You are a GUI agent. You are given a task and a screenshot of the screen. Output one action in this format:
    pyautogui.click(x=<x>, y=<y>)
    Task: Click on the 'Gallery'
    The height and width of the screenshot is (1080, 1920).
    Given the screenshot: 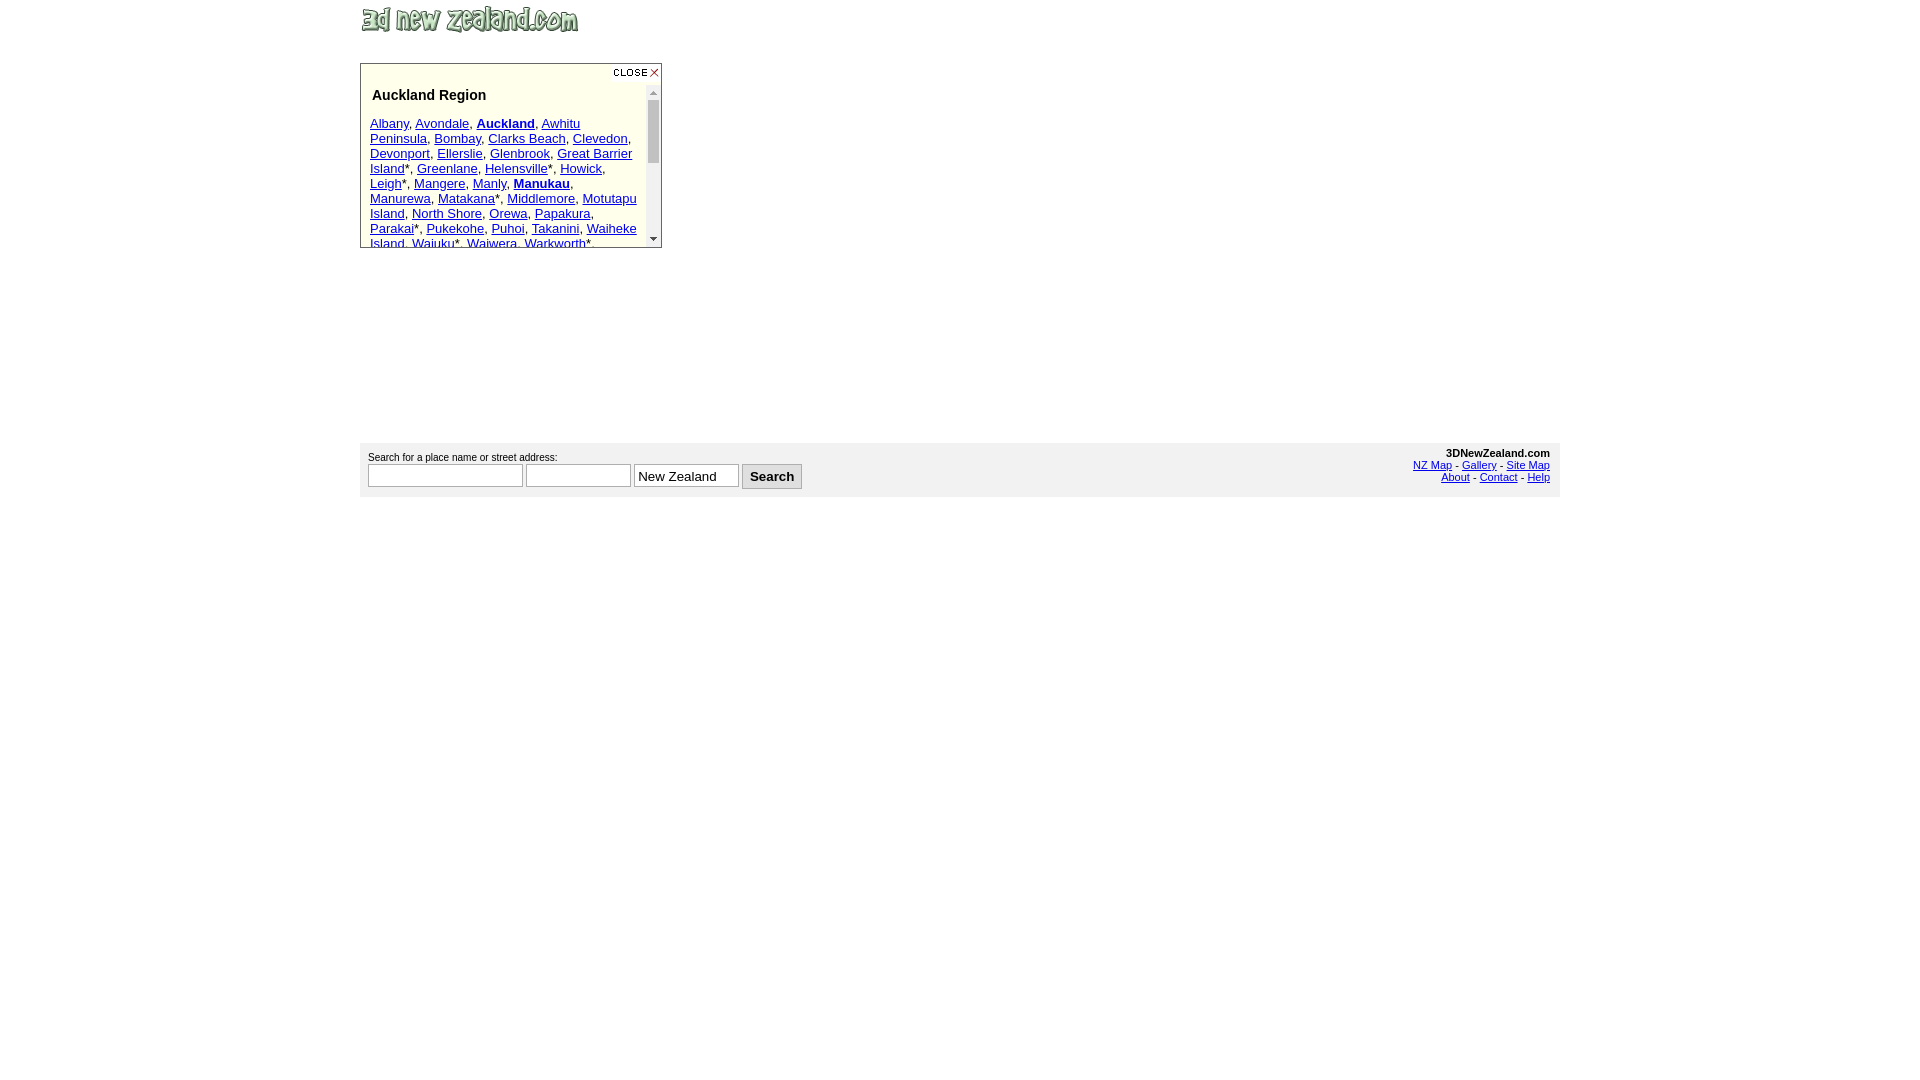 What is the action you would take?
    pyautogui.click(x=1479, y=465)
    